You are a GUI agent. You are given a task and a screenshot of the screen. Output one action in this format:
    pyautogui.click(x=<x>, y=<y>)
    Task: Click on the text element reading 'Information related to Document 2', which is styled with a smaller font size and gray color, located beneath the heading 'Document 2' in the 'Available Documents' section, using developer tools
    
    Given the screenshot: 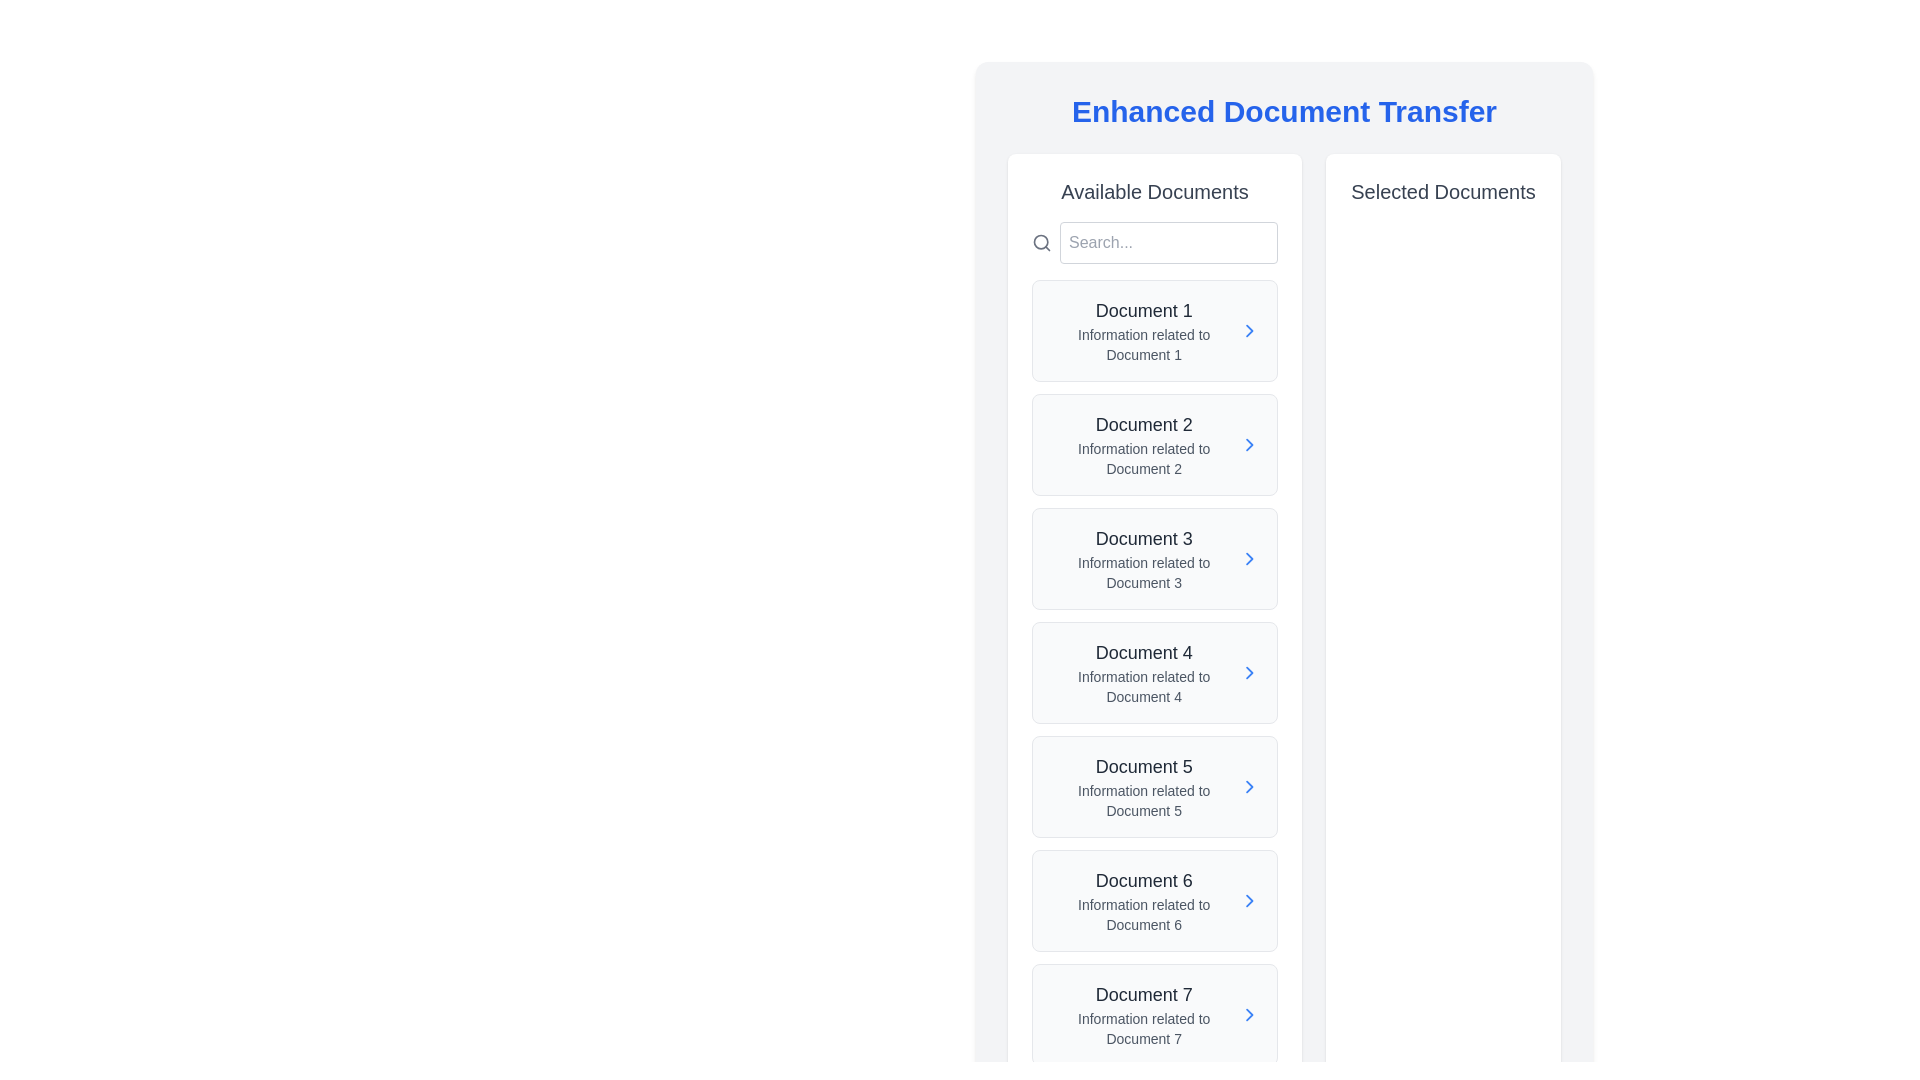 What is the action you would take?
    pyautogui.click(x=1144, y=459)
    